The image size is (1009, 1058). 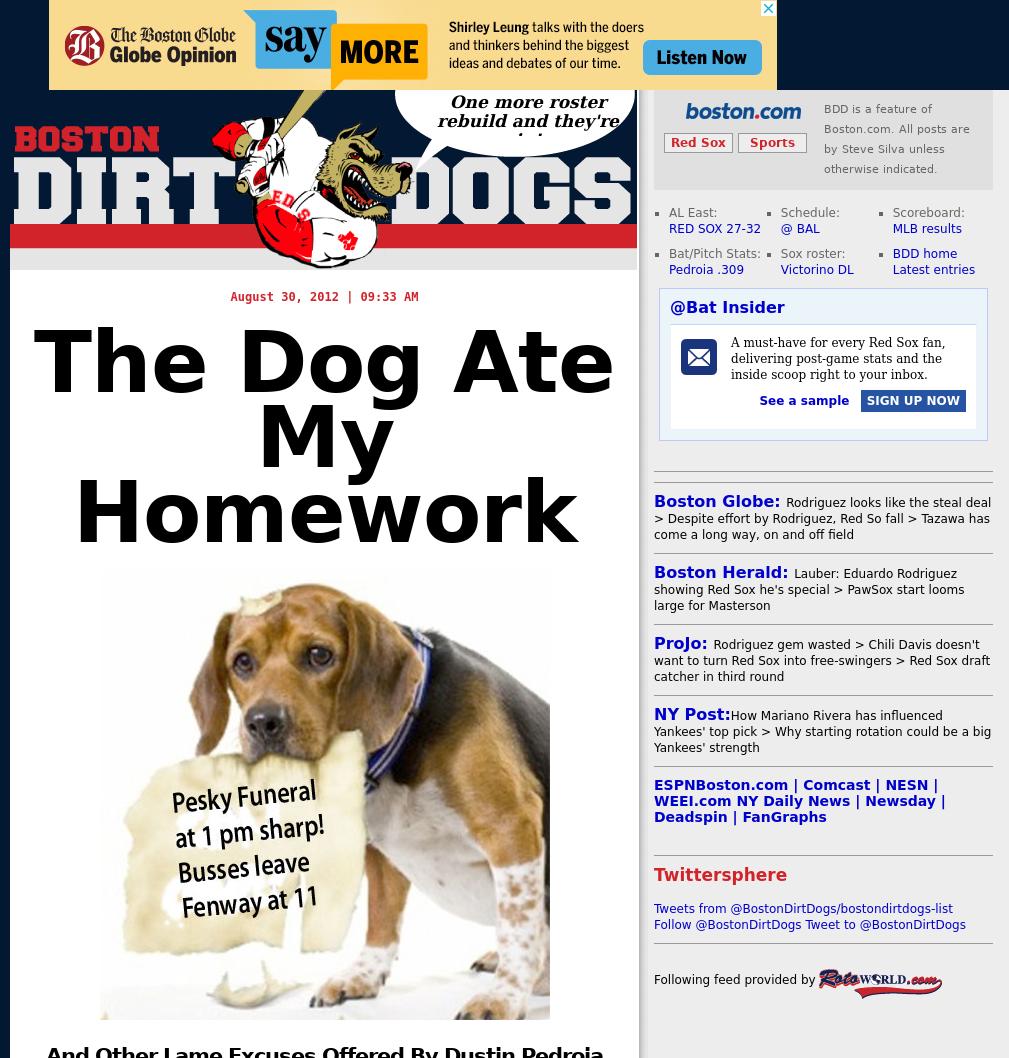 I want to click on 'FanGraphs', so click(x=783, y=815).